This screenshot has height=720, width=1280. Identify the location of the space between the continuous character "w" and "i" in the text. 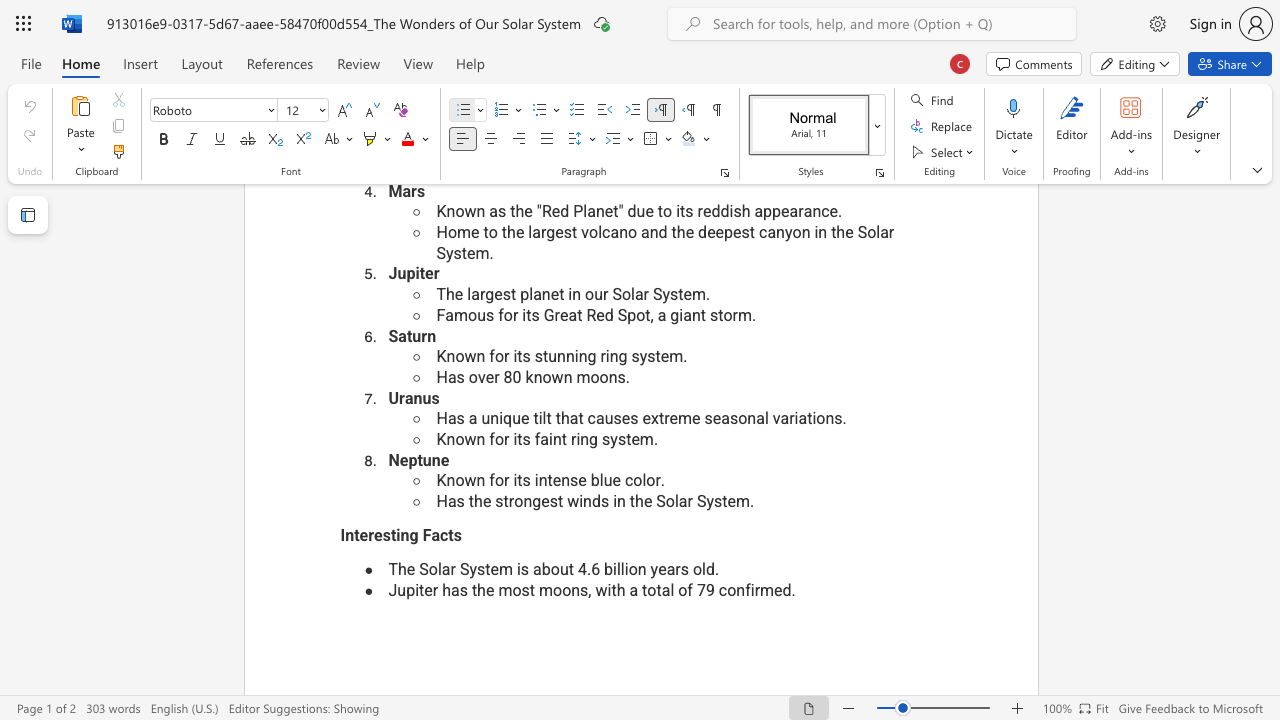
(576, 500).